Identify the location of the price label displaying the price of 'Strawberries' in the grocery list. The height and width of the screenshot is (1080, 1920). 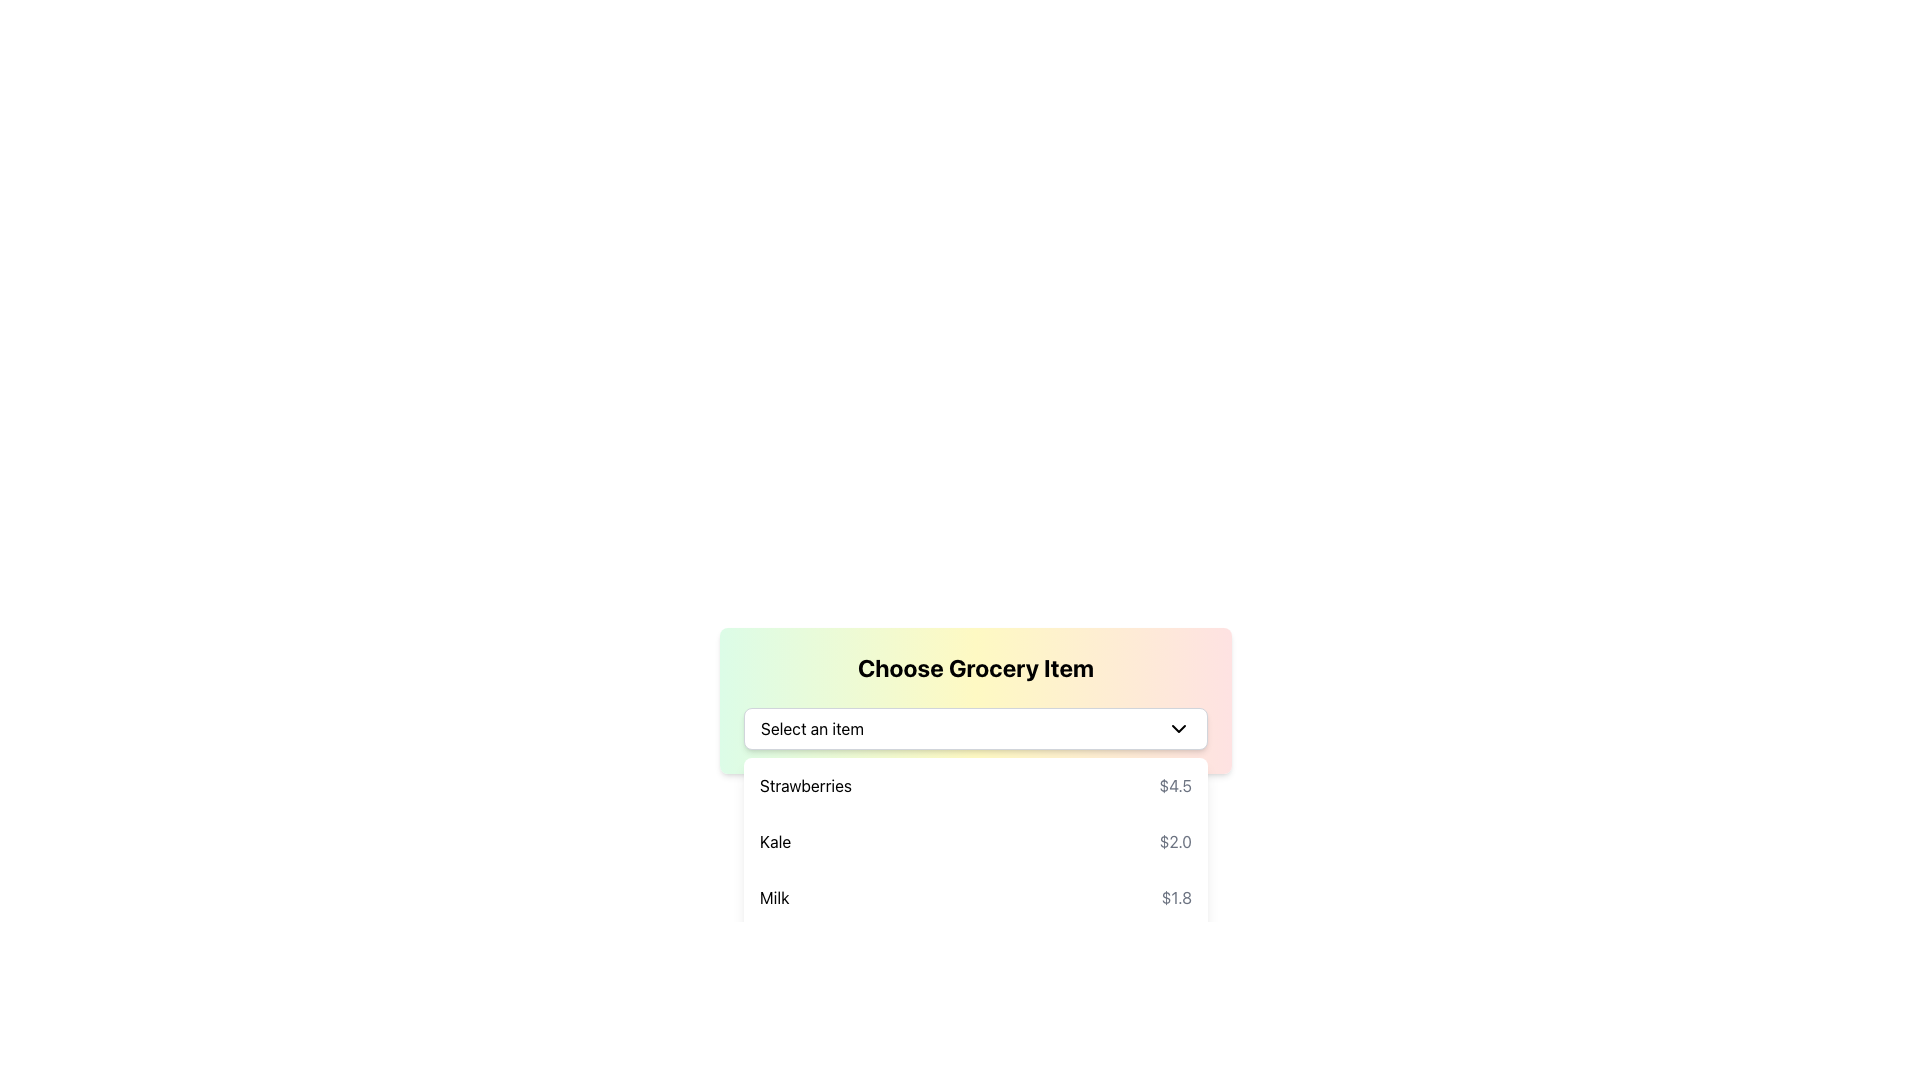
(1175, 785).